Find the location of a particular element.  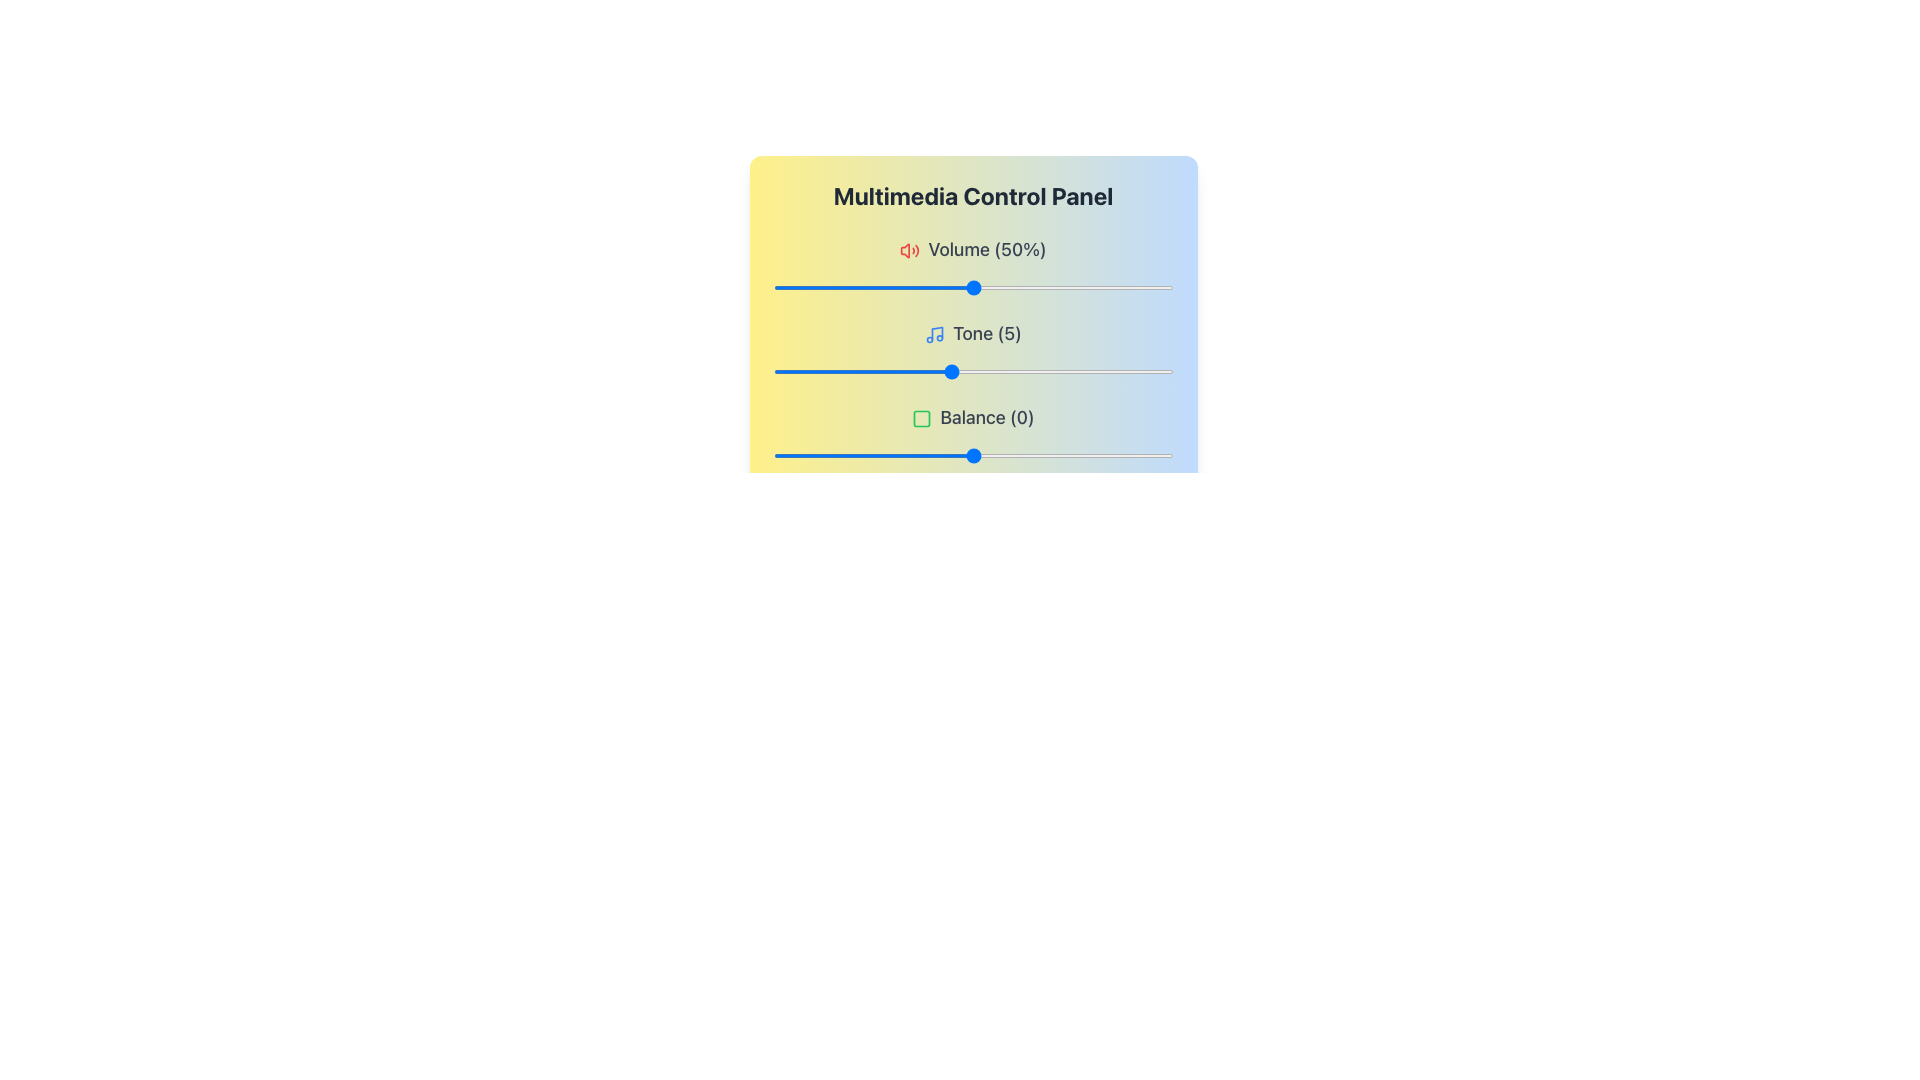

the balance is located at coordinates (904, 455).